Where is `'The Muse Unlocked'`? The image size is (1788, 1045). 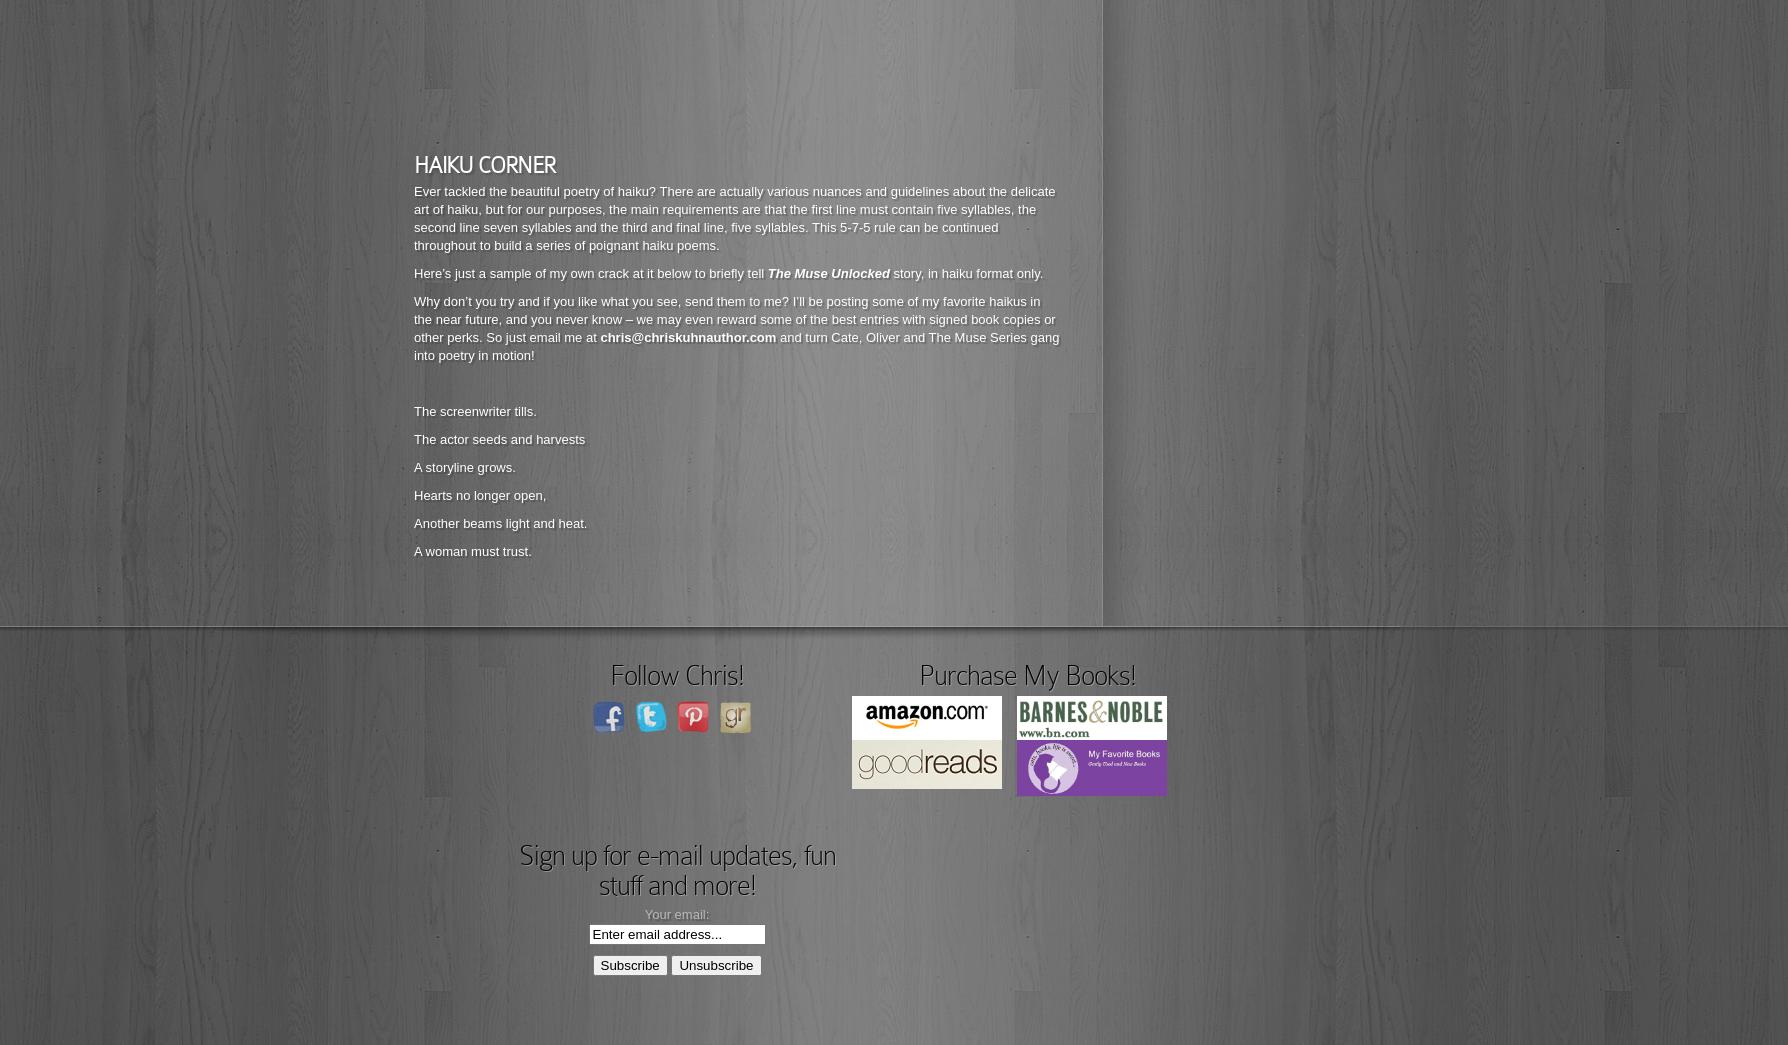
'The Muse Unlocked' is located at coordinates (827, 272).